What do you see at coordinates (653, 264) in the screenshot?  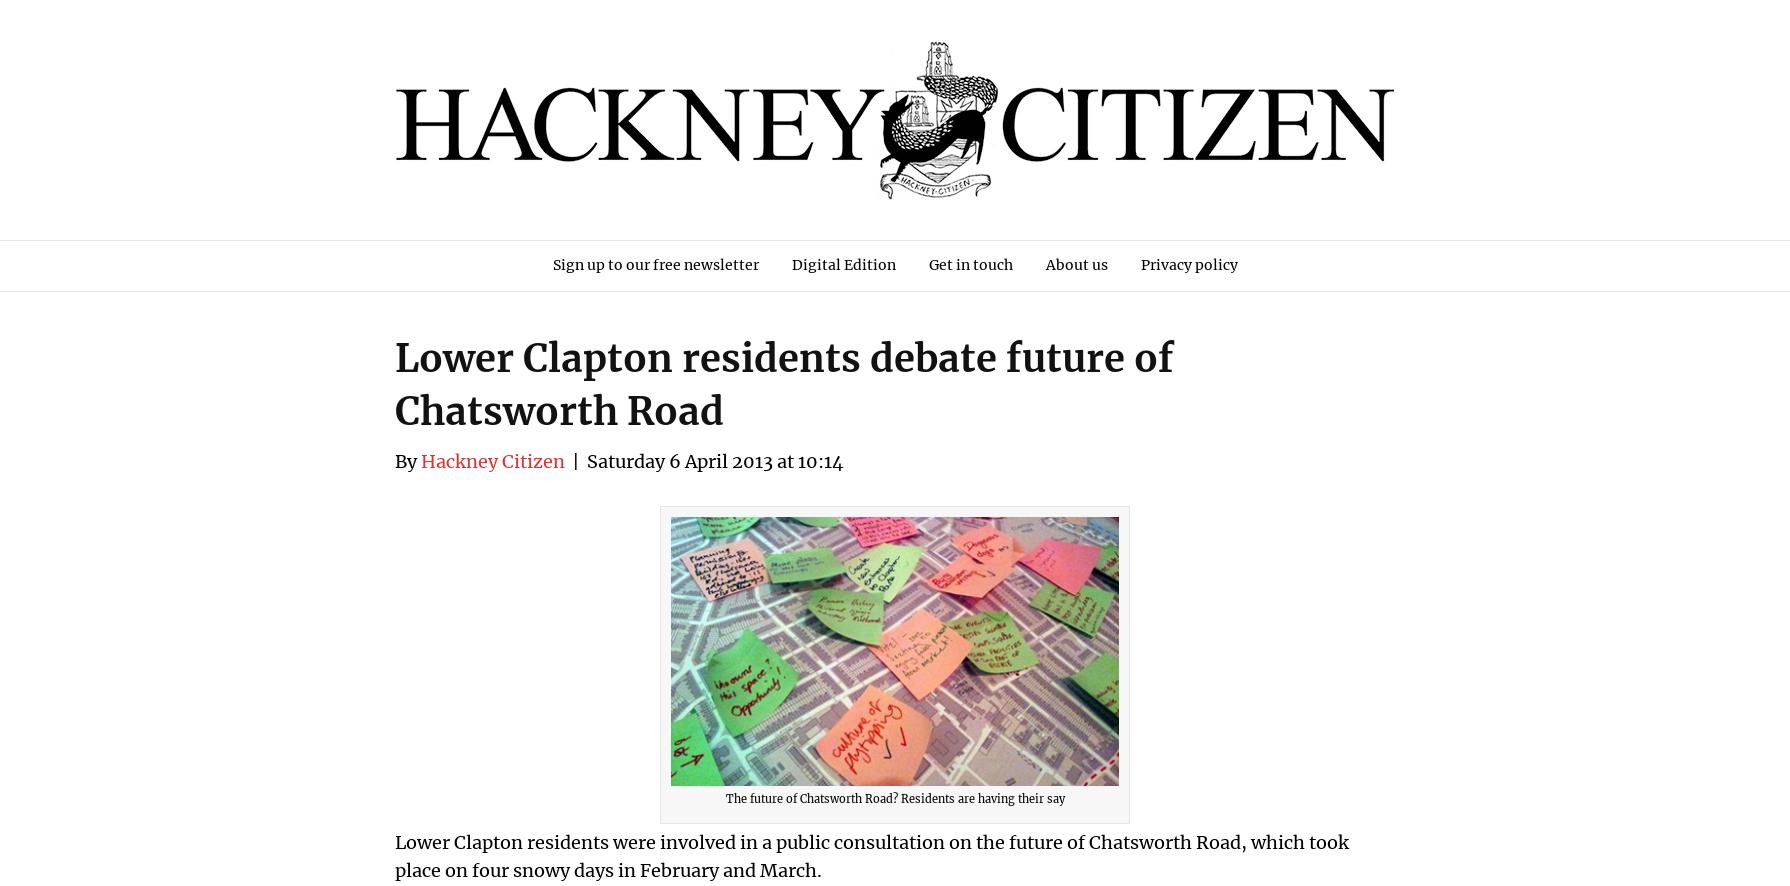 I see `'Sign up to our free newsletter'` at bounding box center [653, 264].